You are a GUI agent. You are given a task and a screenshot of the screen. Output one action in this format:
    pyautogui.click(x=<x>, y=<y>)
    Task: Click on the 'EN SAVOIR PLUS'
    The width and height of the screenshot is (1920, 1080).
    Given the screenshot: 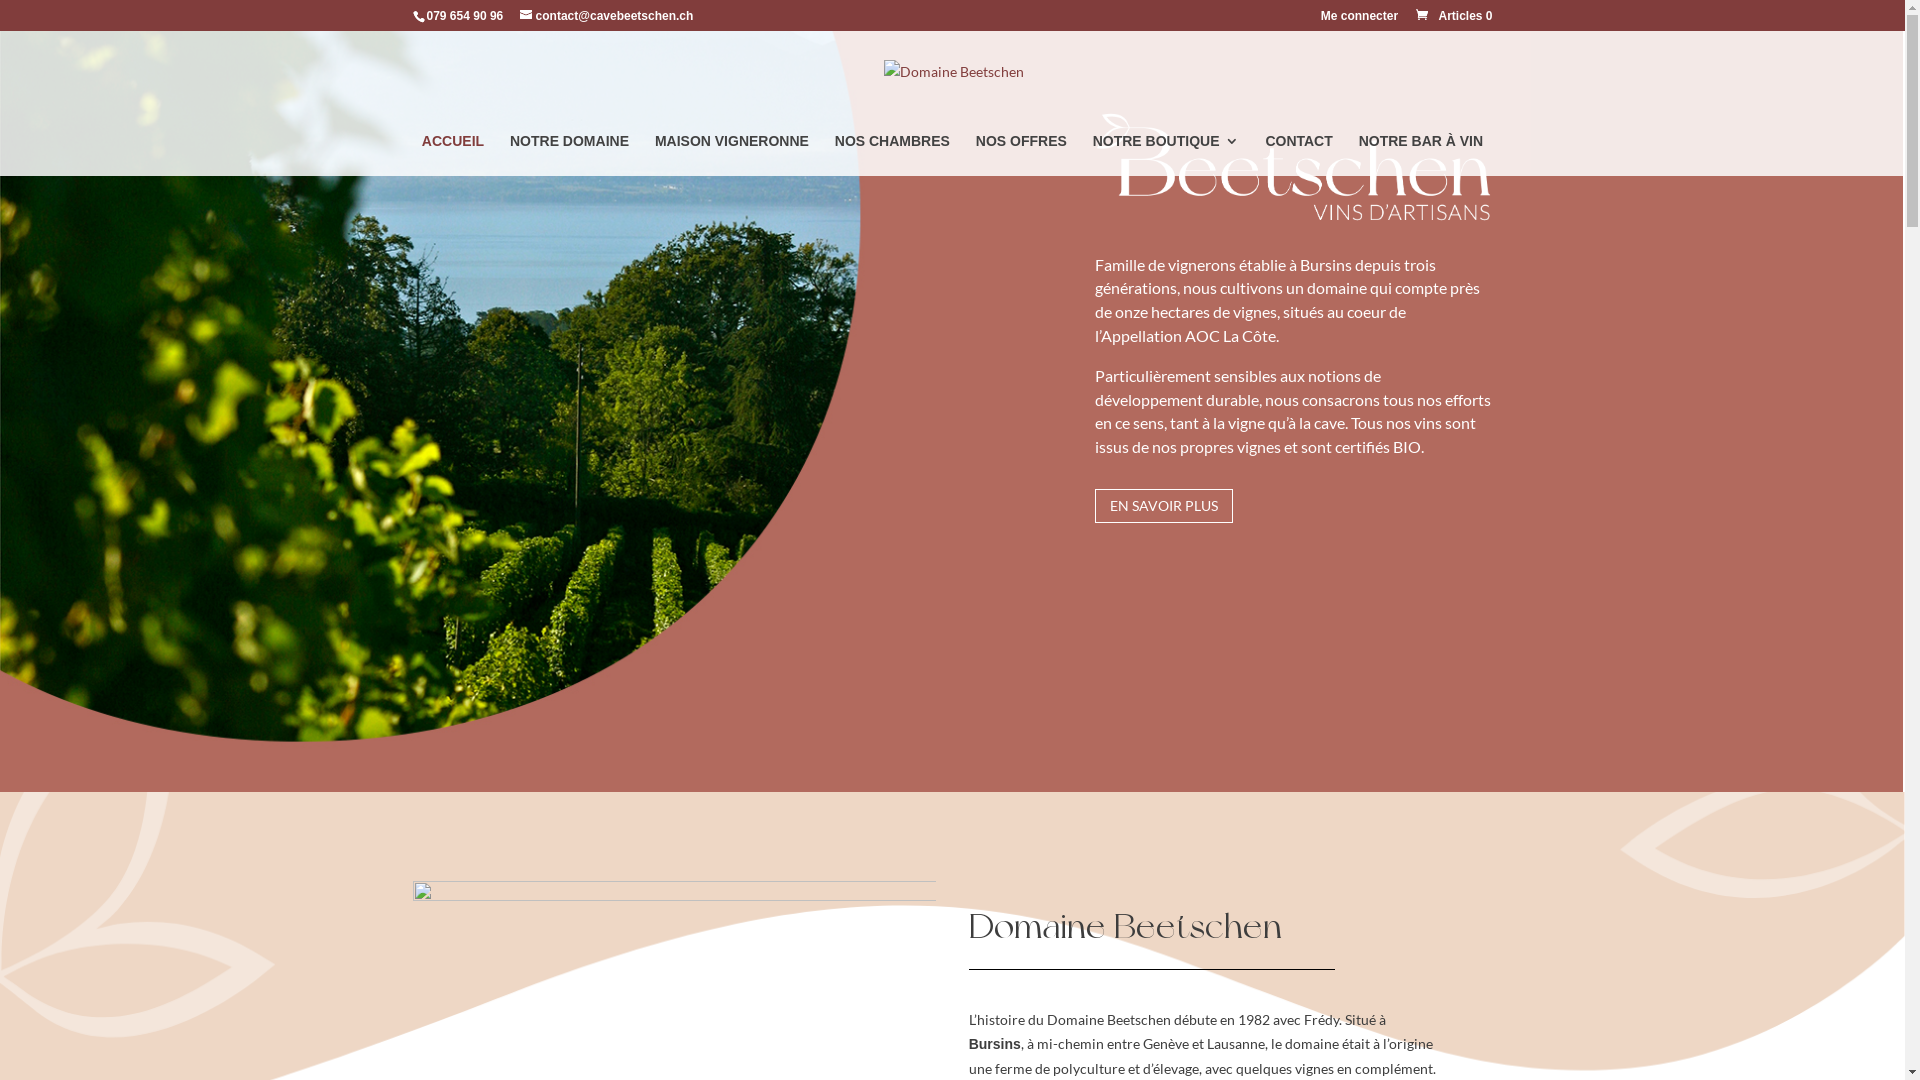 What is the action you would take?
    pyautogui.click(x=1163, y=504)
    